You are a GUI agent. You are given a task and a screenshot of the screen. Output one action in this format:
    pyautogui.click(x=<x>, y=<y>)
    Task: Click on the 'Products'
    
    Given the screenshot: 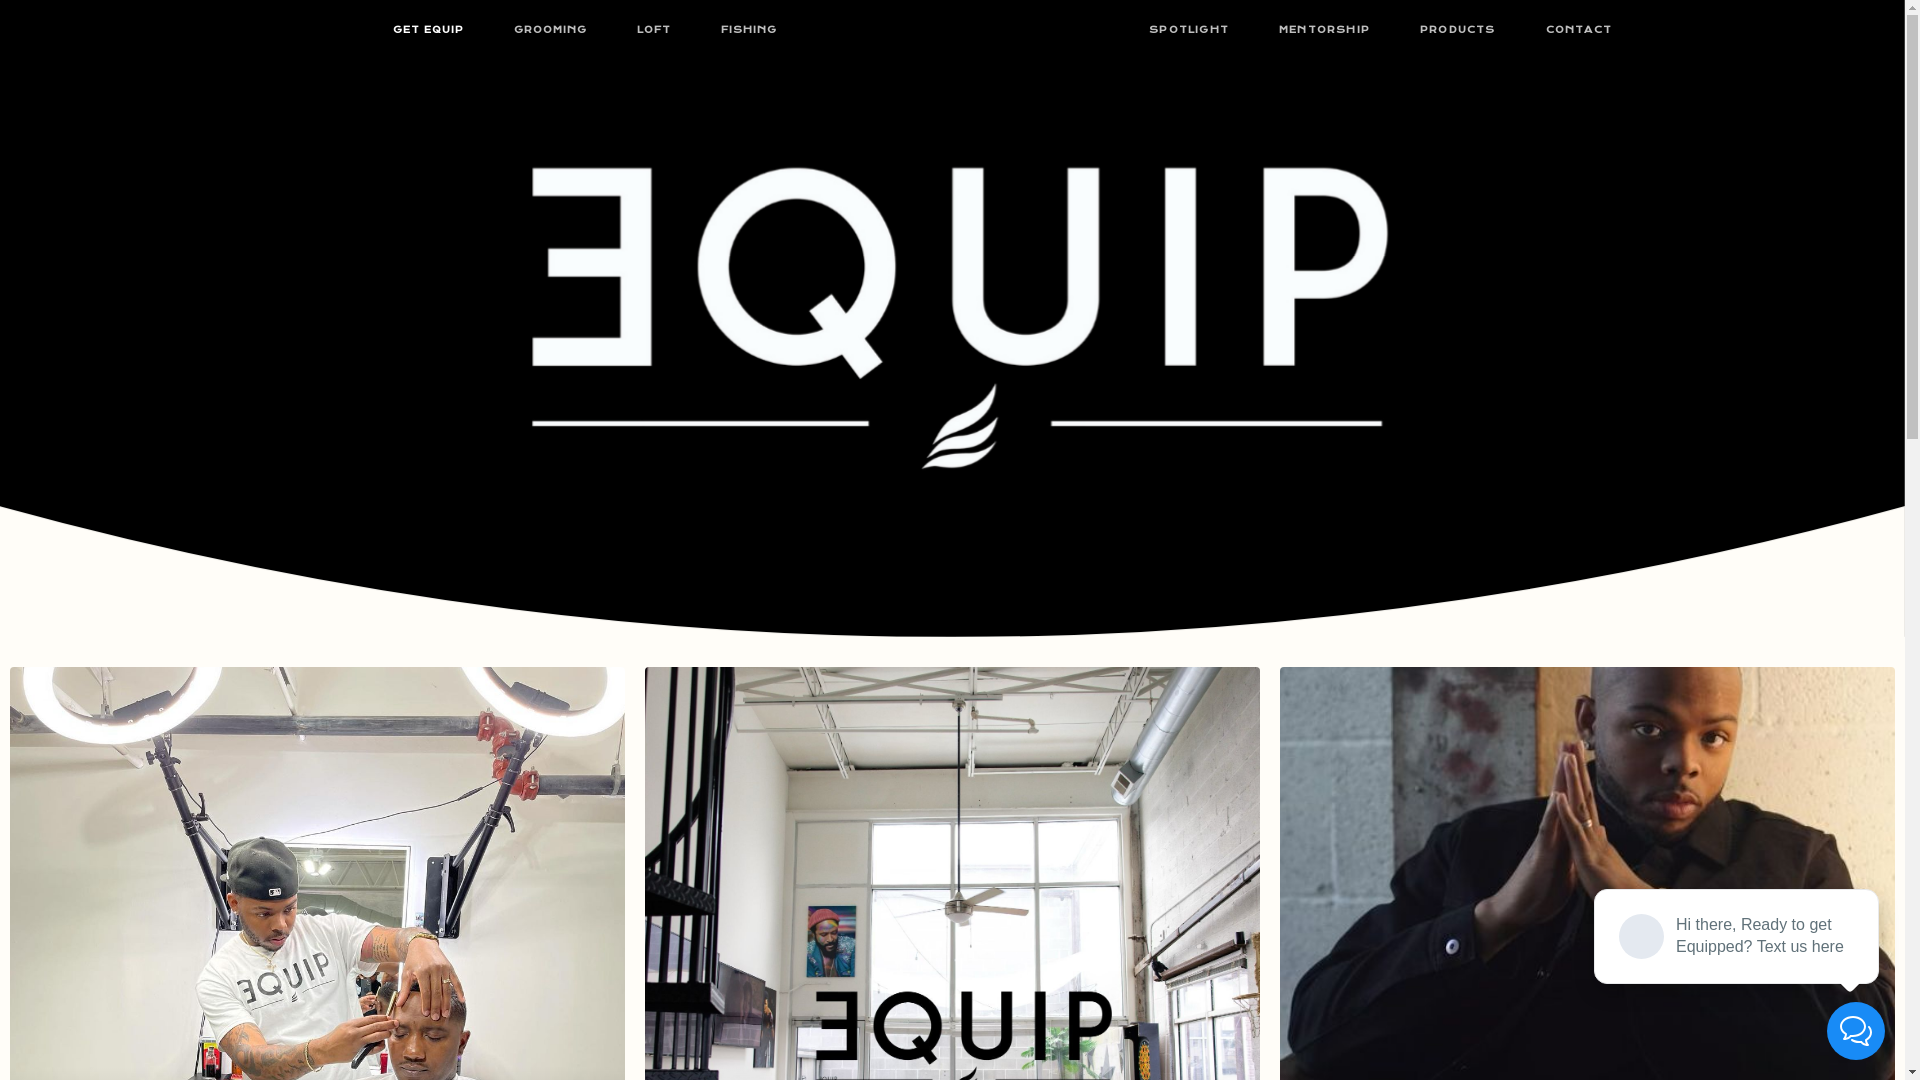 What is the action you would take?
    pyautogui.click(x=1192, y=663)
    